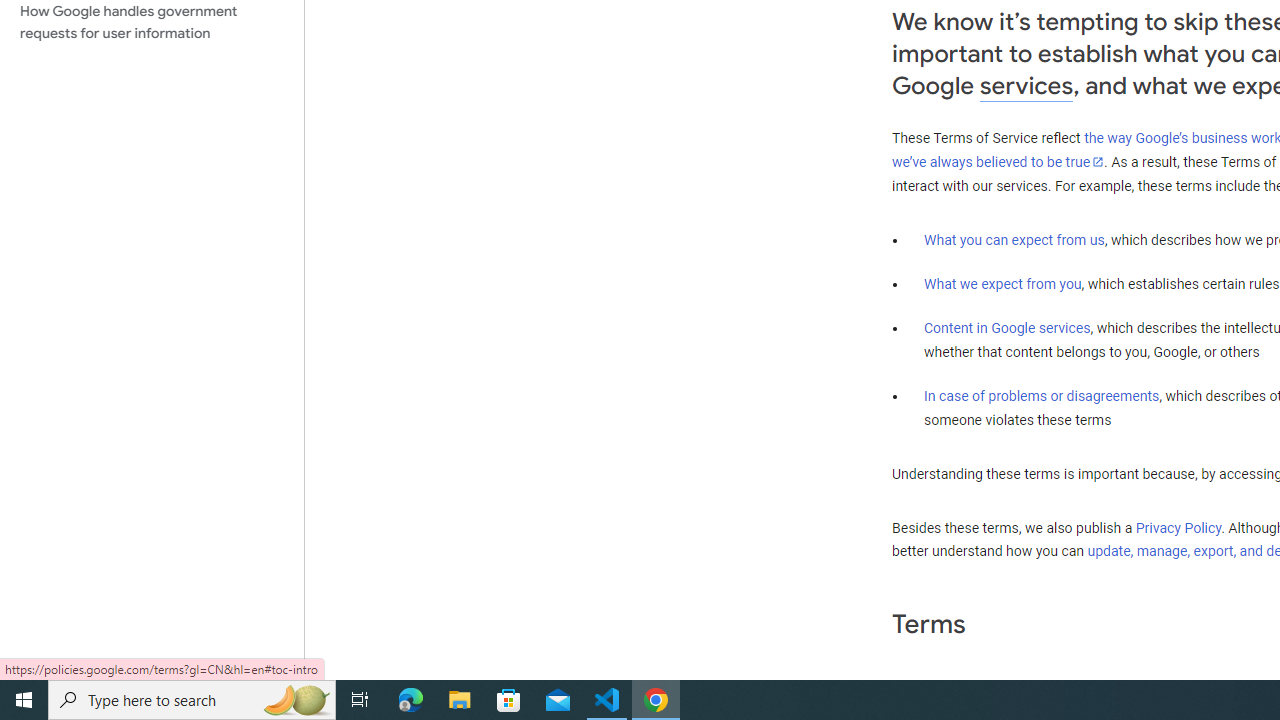  What do you see at coordinates (1007, 326) in the screenshot?
I see `'Content in Google services'` at bounding box center [1007, 326].